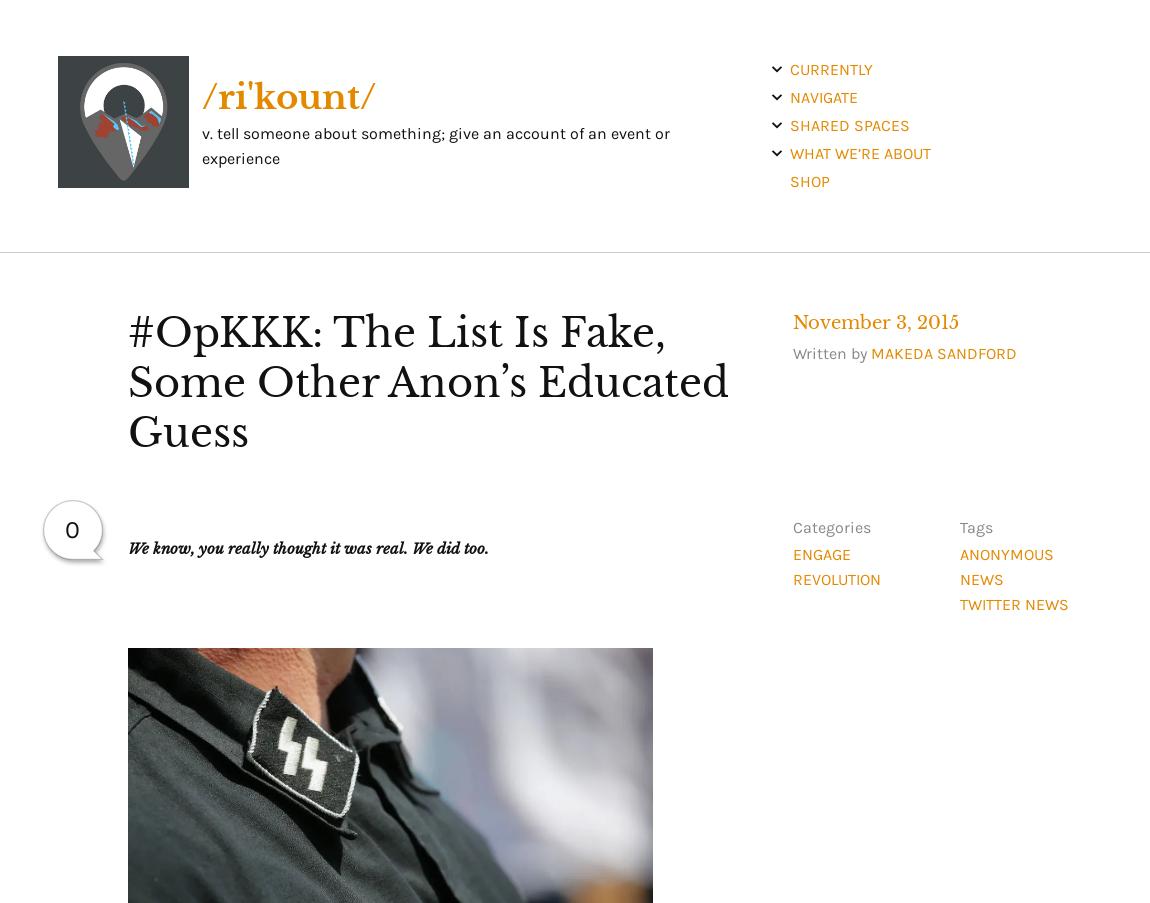  I want to click on 'We know, you really thought it was real. We did too.', so click(307, 547).